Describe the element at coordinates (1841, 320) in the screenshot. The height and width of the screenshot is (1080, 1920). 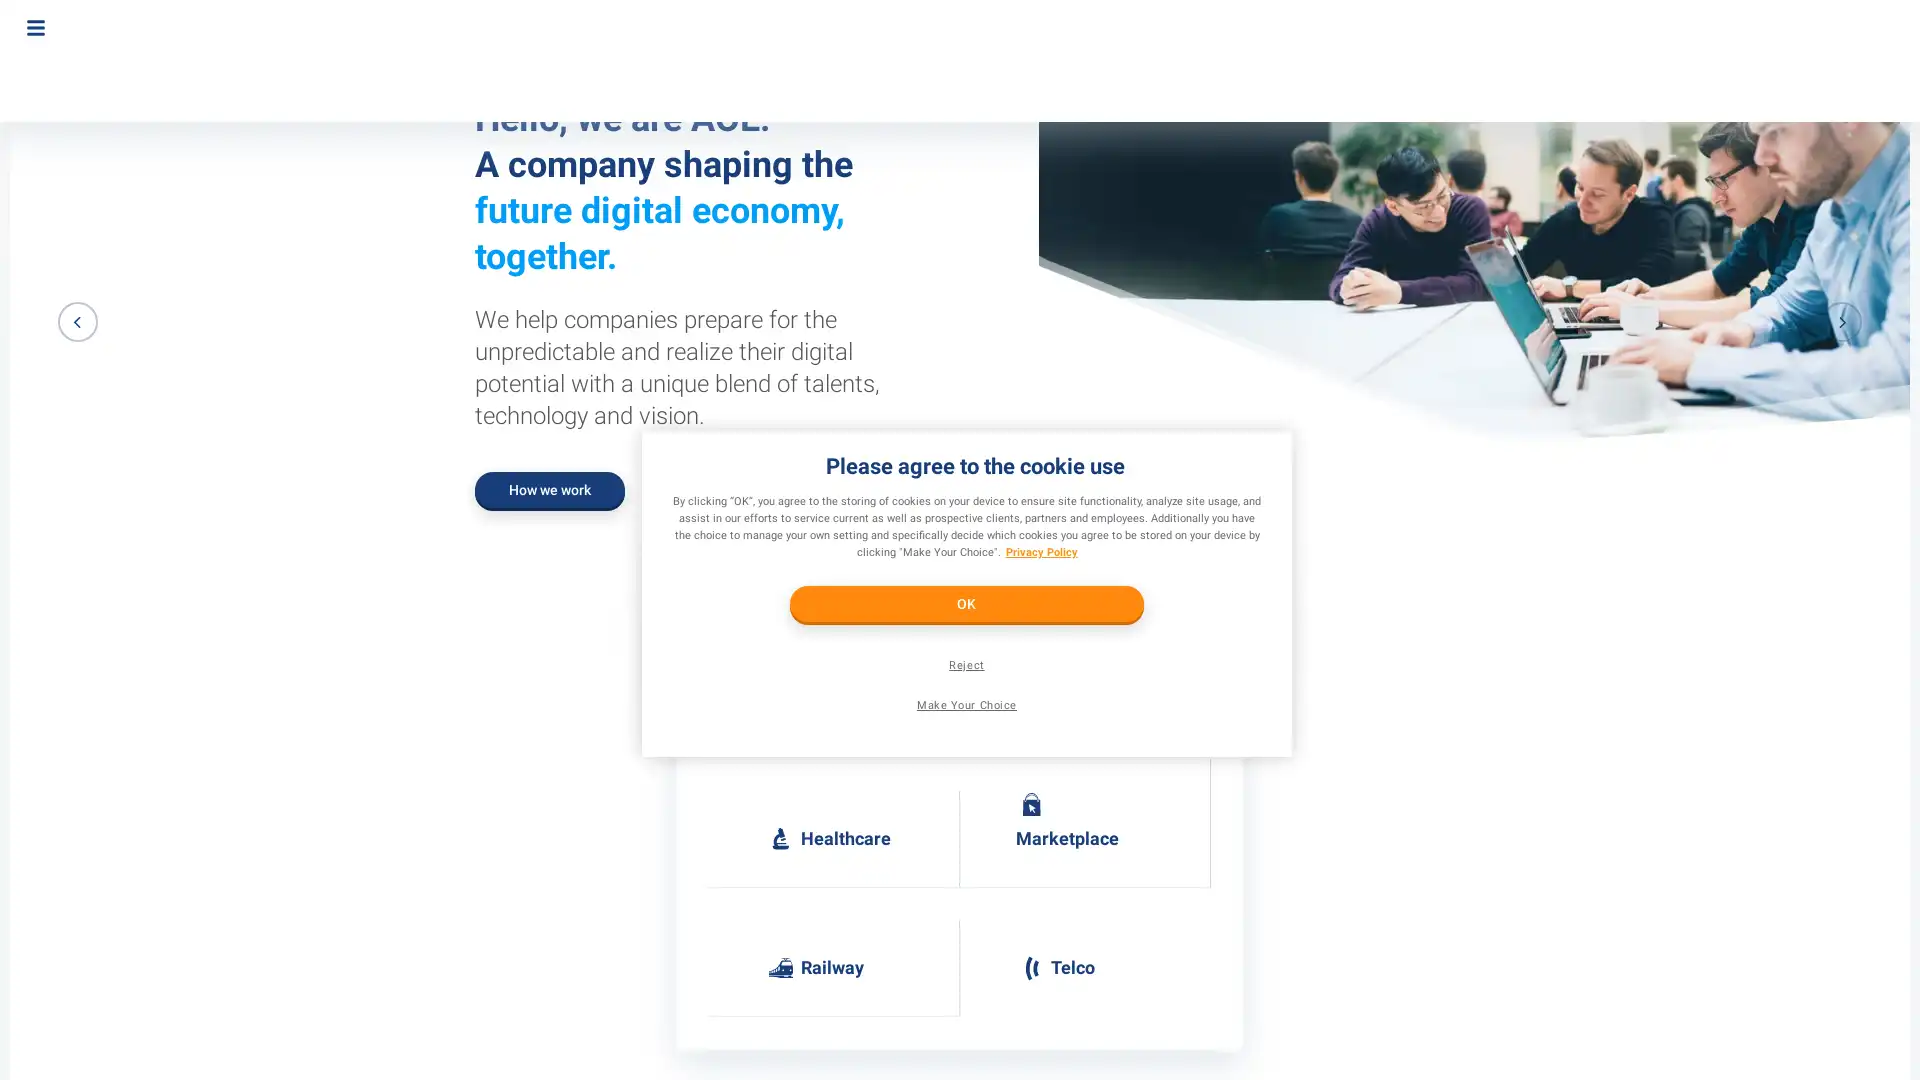
I see `Next` at that location.